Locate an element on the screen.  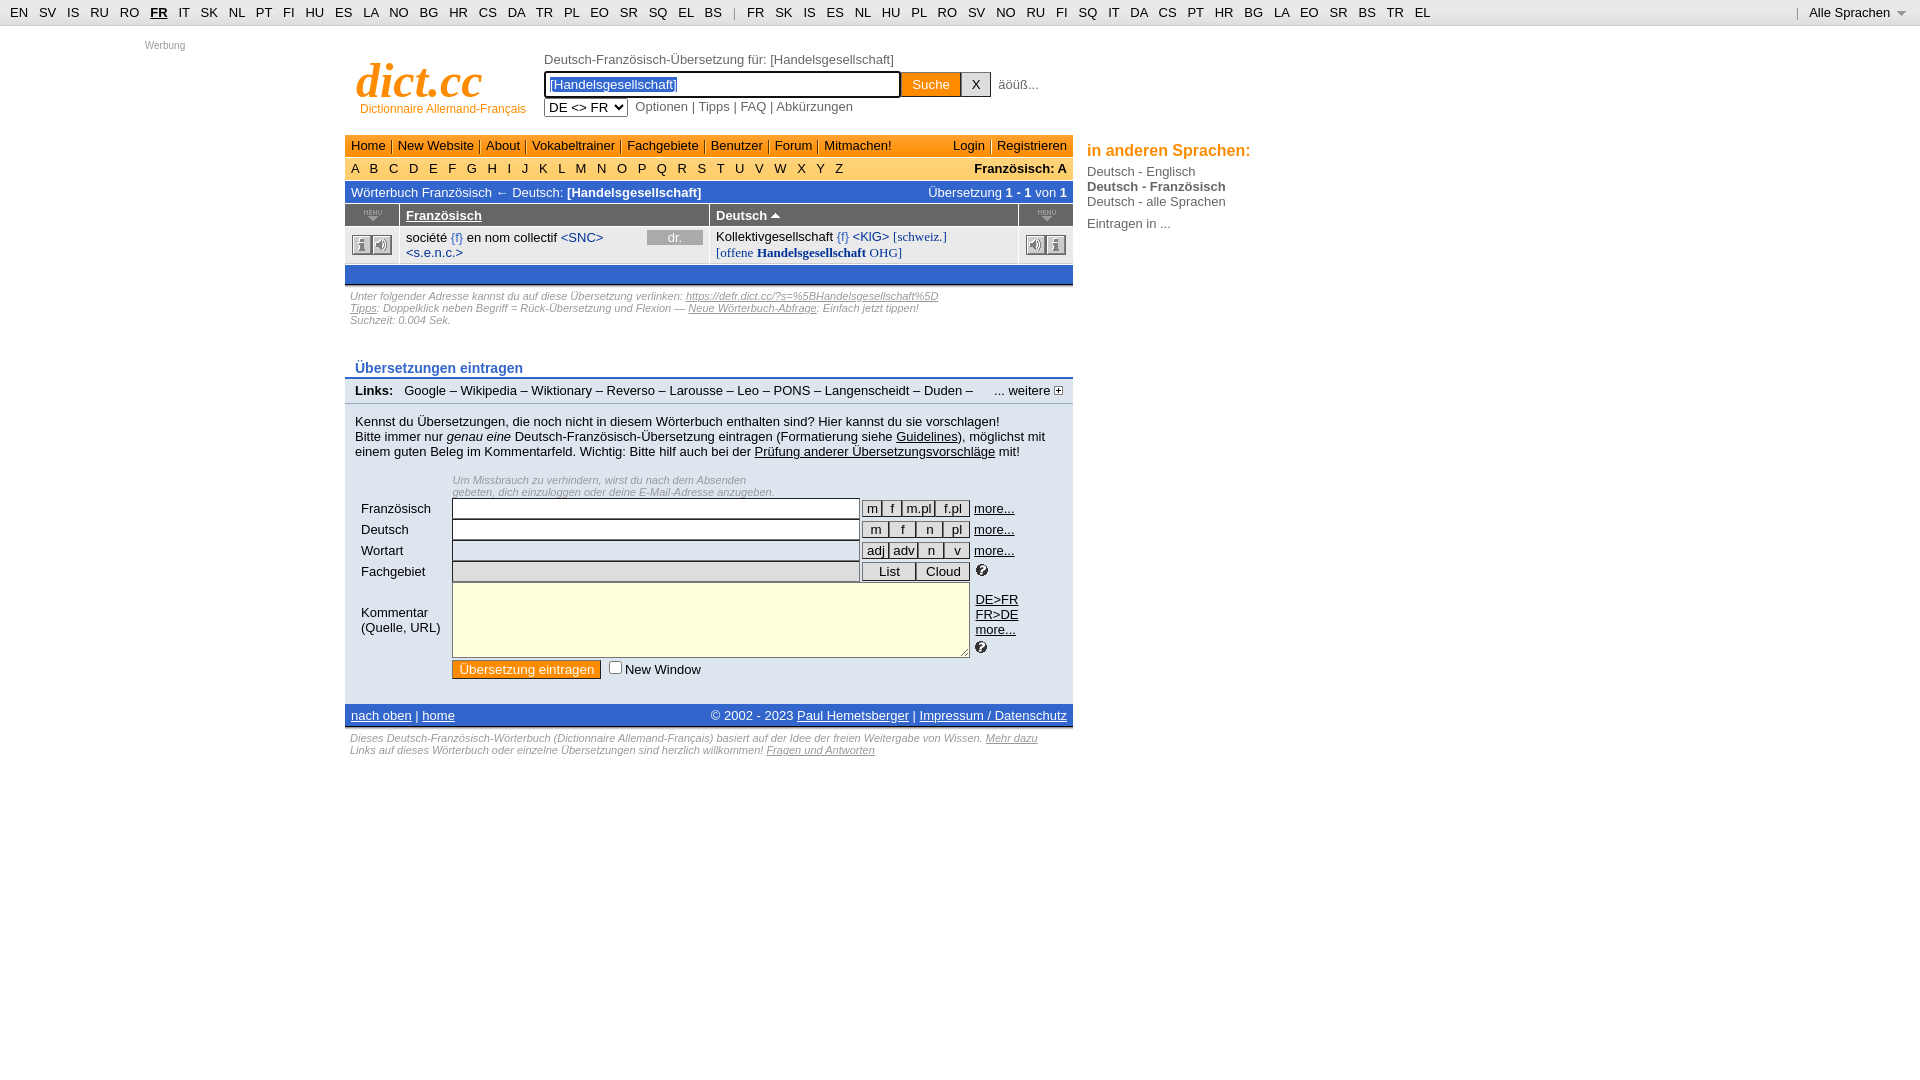
'Benutzer' is located at coordinates (736, 144).